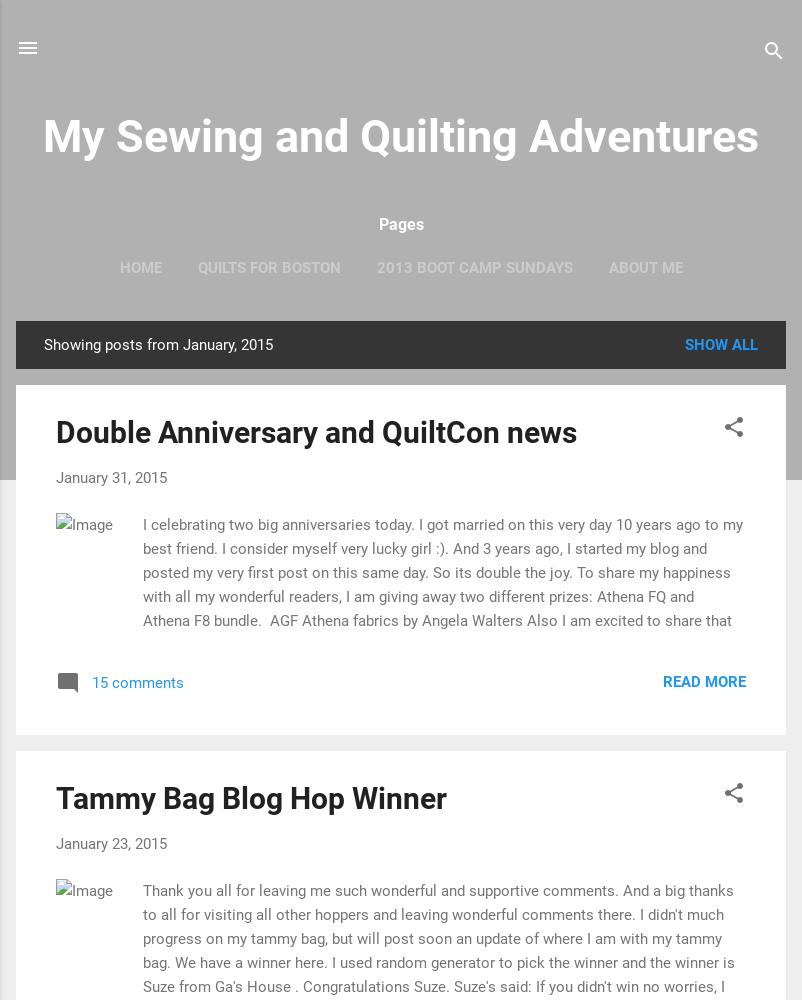 This screenshot has width=802, height=1000. Describe the element at coordinates (399, 223) in the screenshot. I see `'Pages'` at that location.